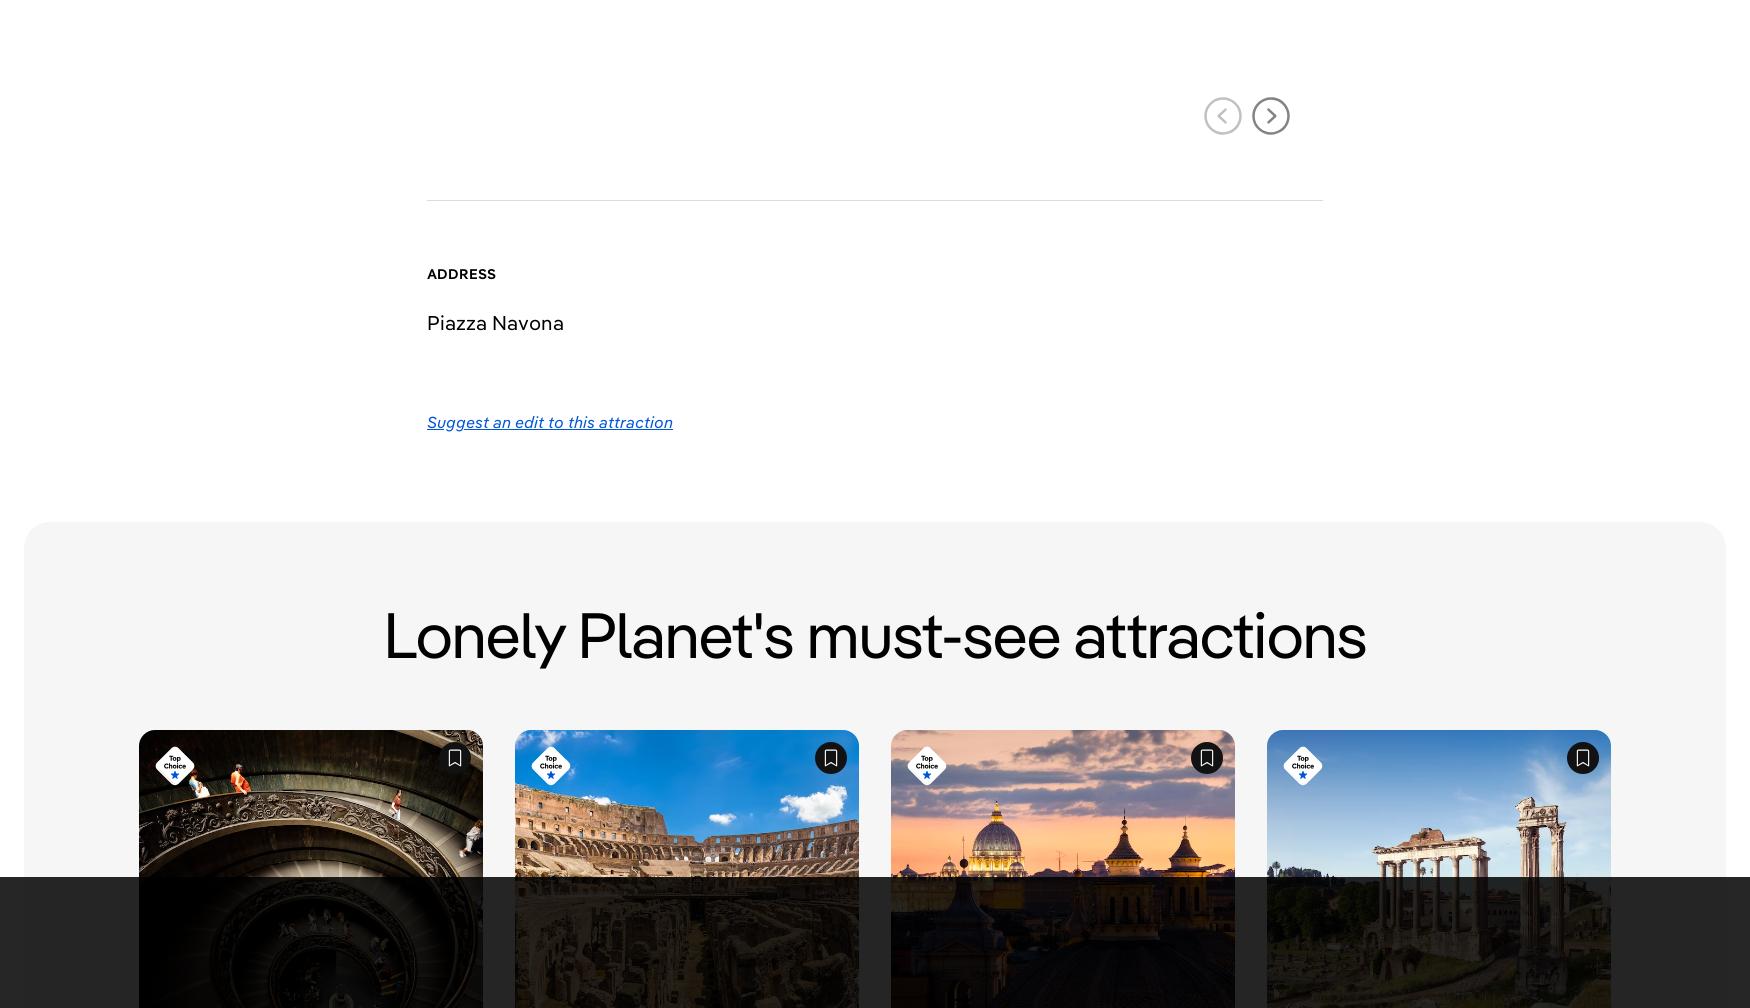  Describe the element at coordinates (1086, 637) in the screenshot. I see `'Sustainable Travel'` at that location.